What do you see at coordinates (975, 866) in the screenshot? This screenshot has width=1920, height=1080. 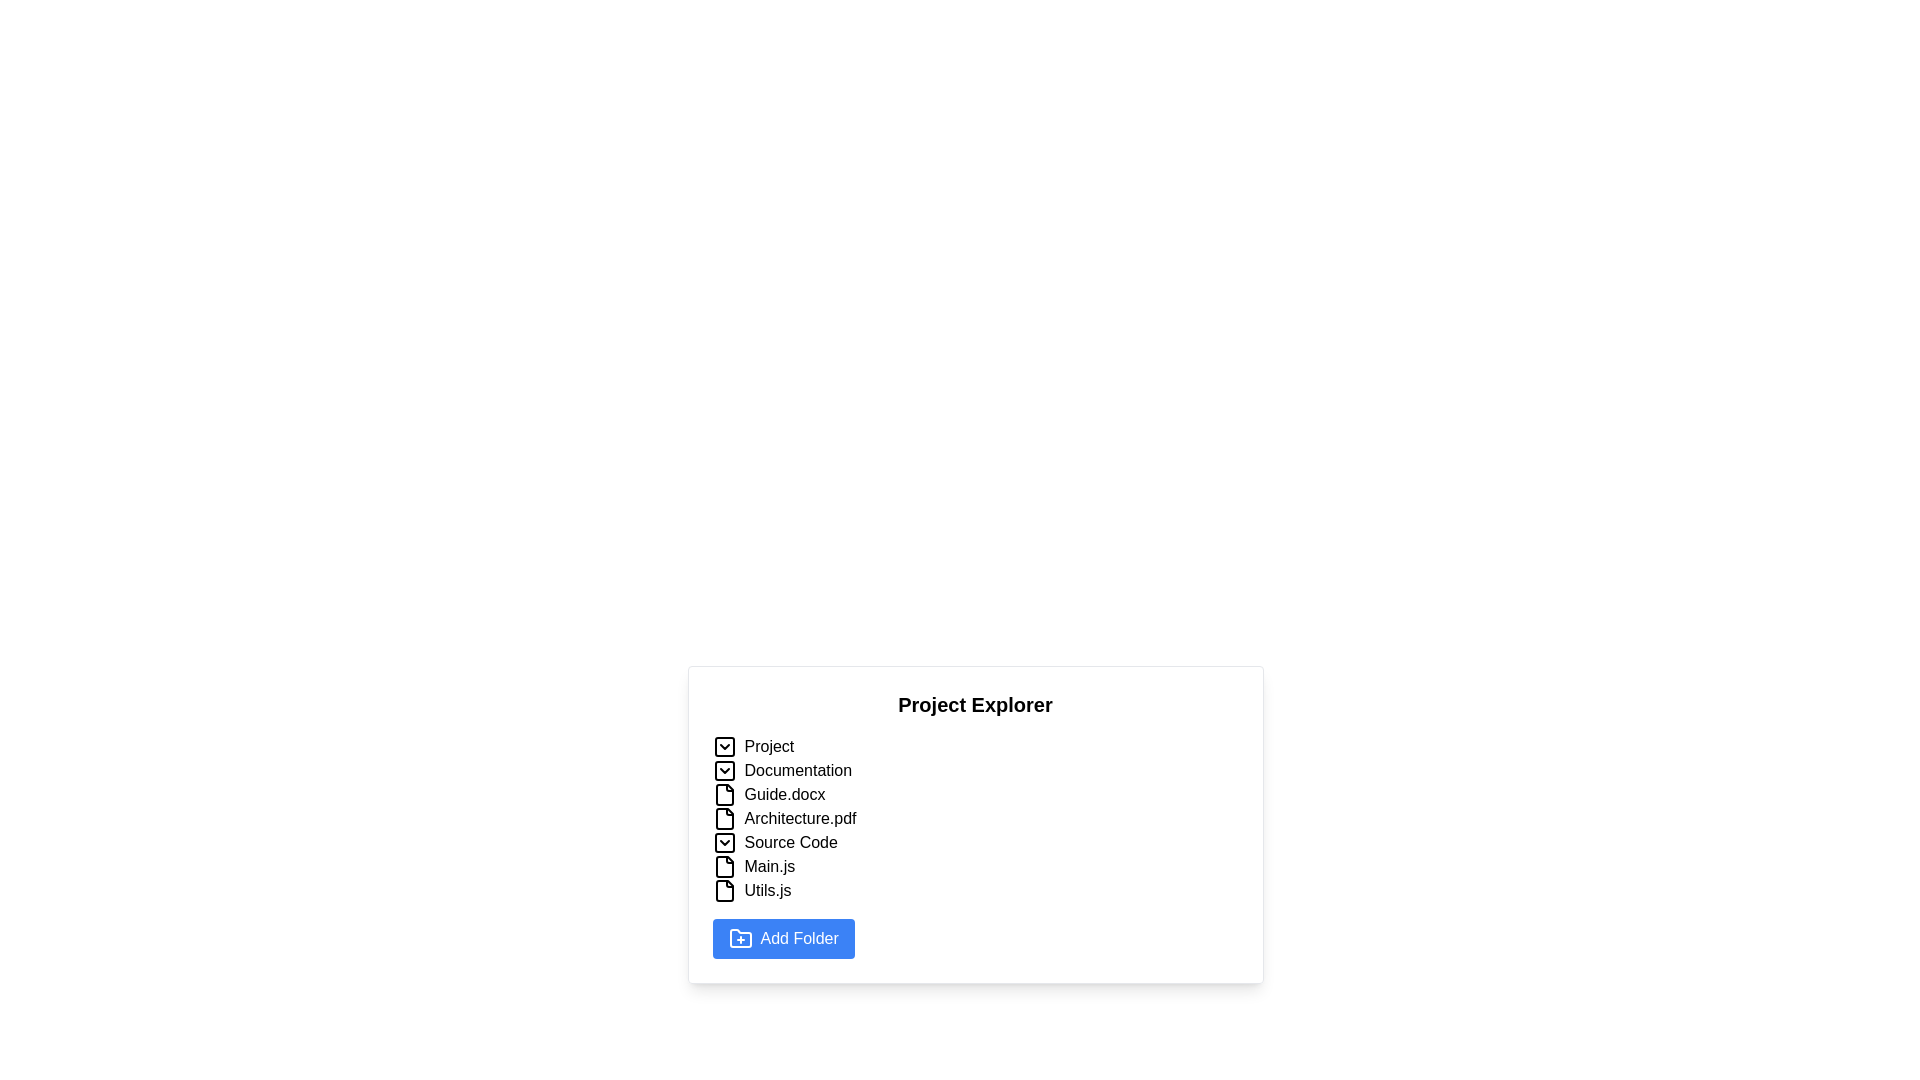 I see `to open the 'Source Code' folder, which is the fourth main folder` at bounding box center [975, 866].